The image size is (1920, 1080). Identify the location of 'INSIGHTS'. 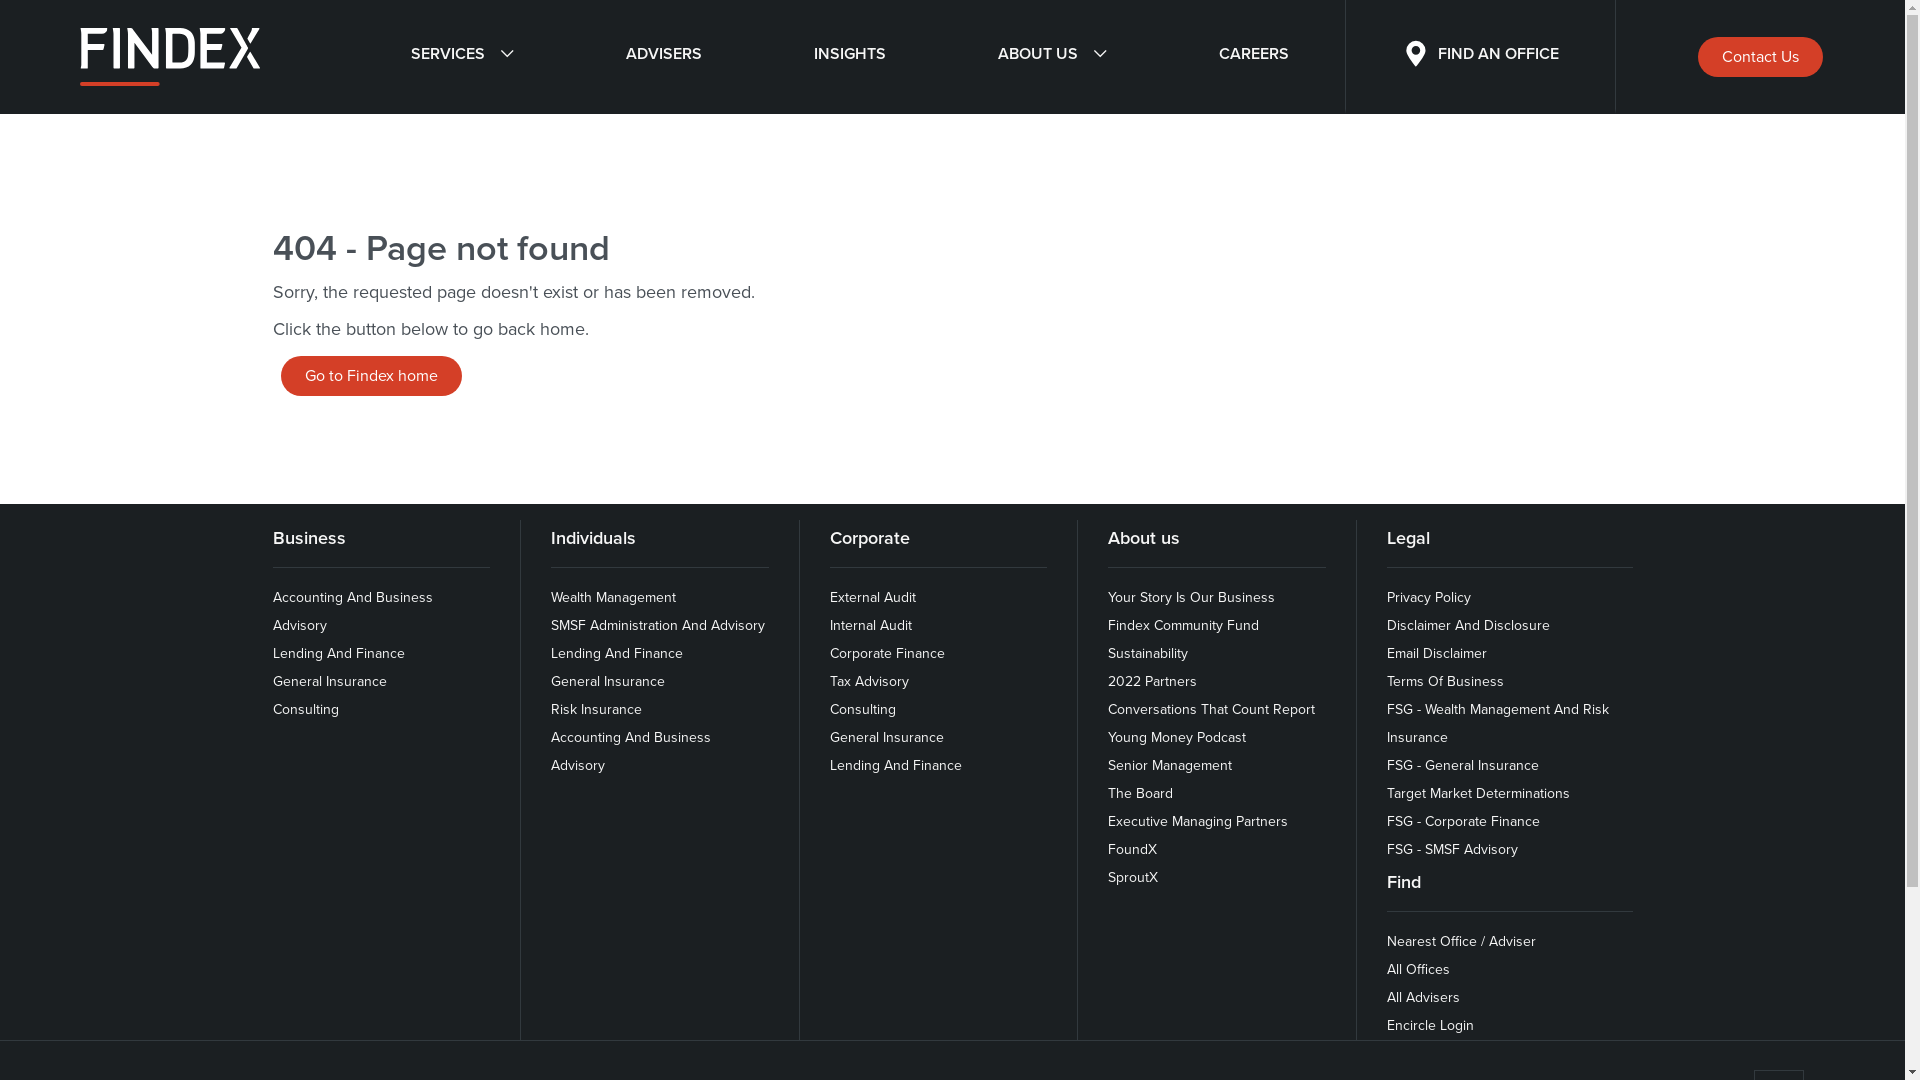
(757, 56).